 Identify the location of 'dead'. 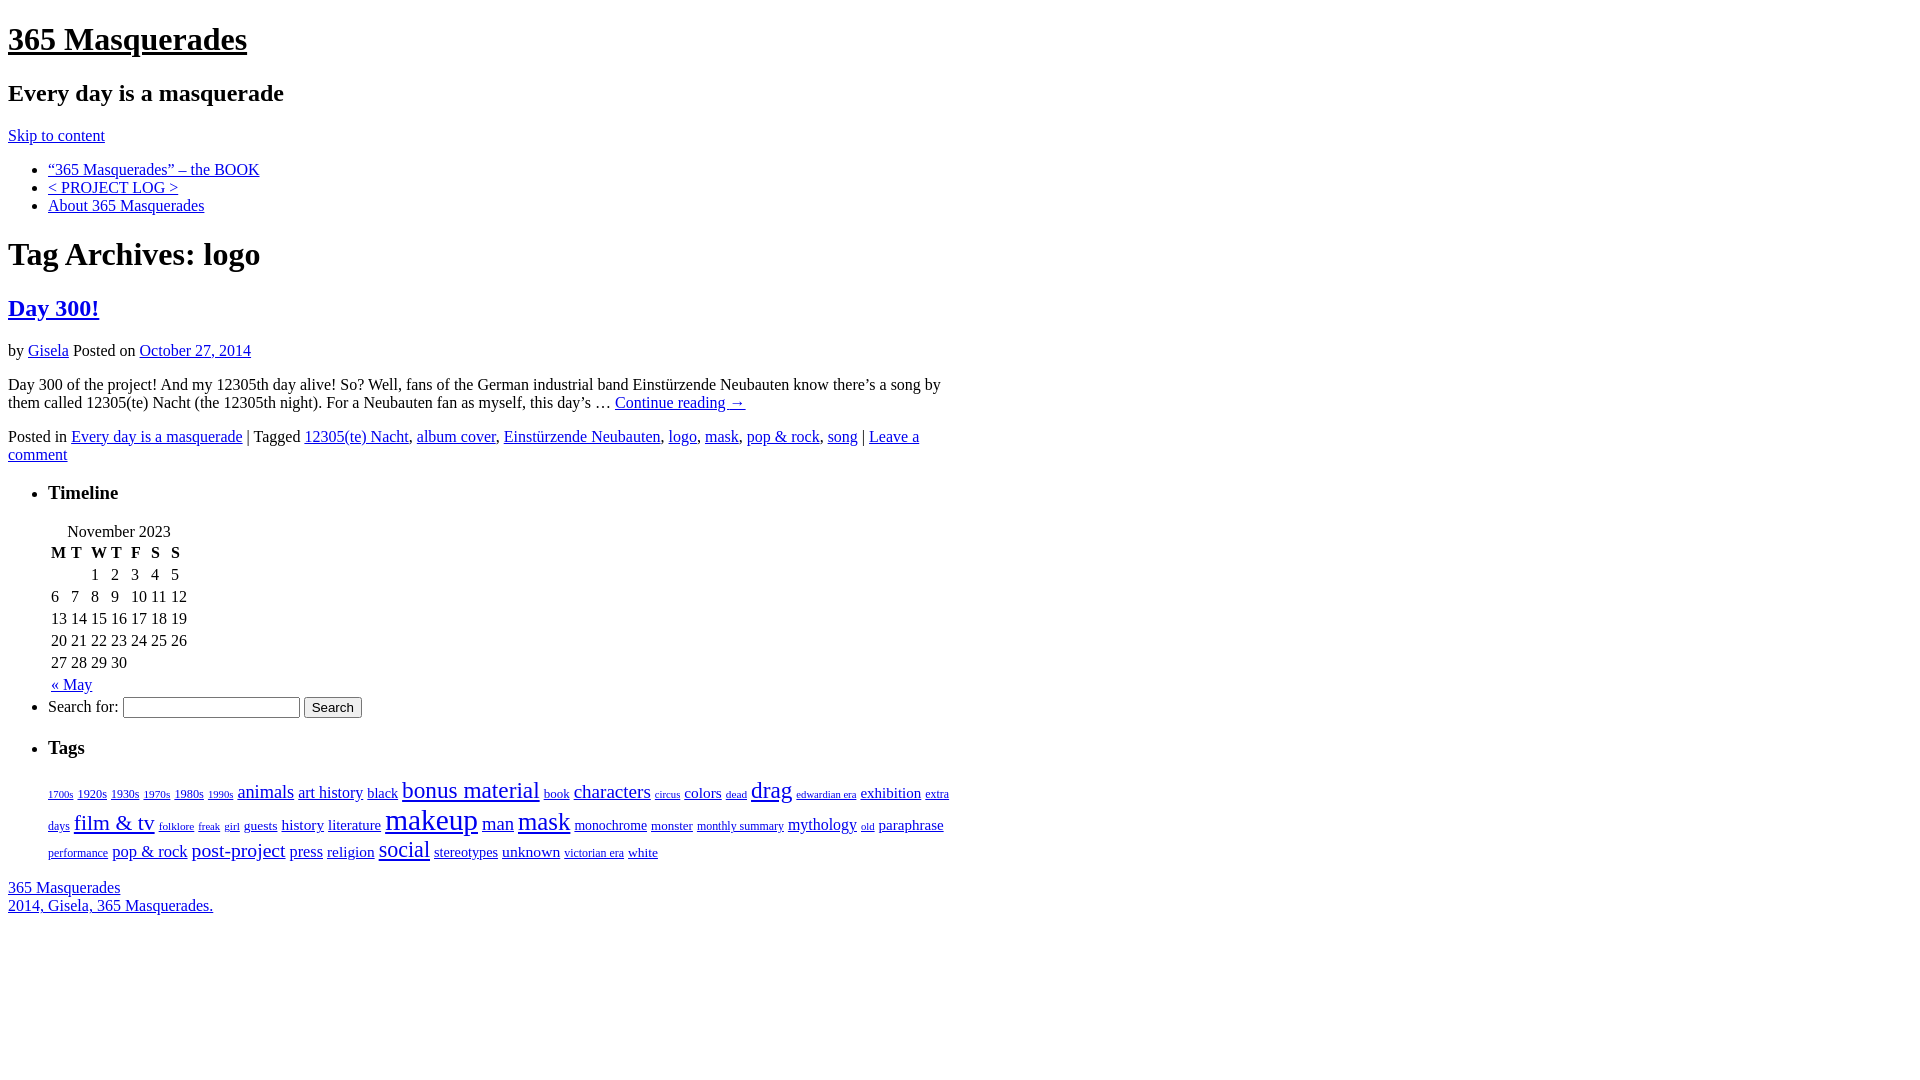
(735, 793).